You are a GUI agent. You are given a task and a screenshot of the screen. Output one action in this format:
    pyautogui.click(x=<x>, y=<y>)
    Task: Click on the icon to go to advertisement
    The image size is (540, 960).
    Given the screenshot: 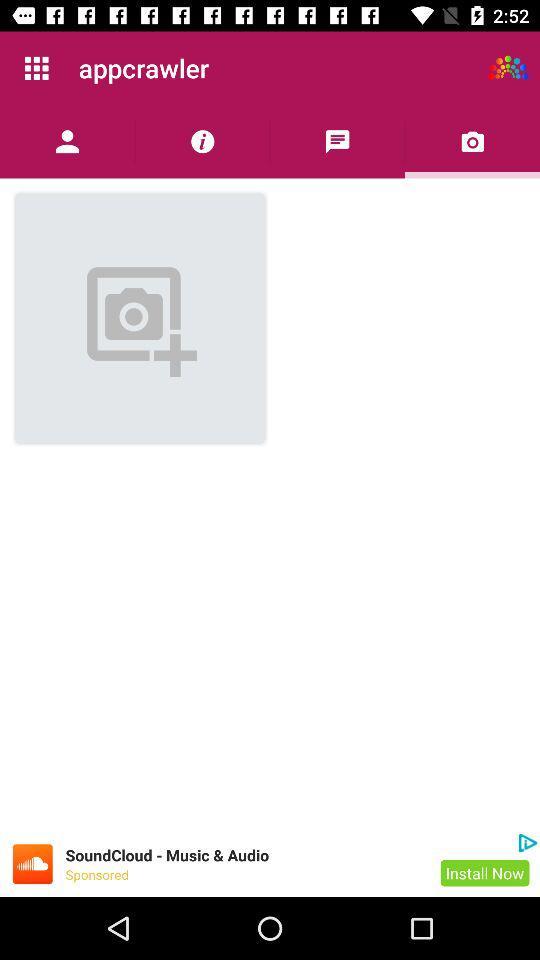 What is the action you would take?
    pyautogui.click(x=31, y=863)
    